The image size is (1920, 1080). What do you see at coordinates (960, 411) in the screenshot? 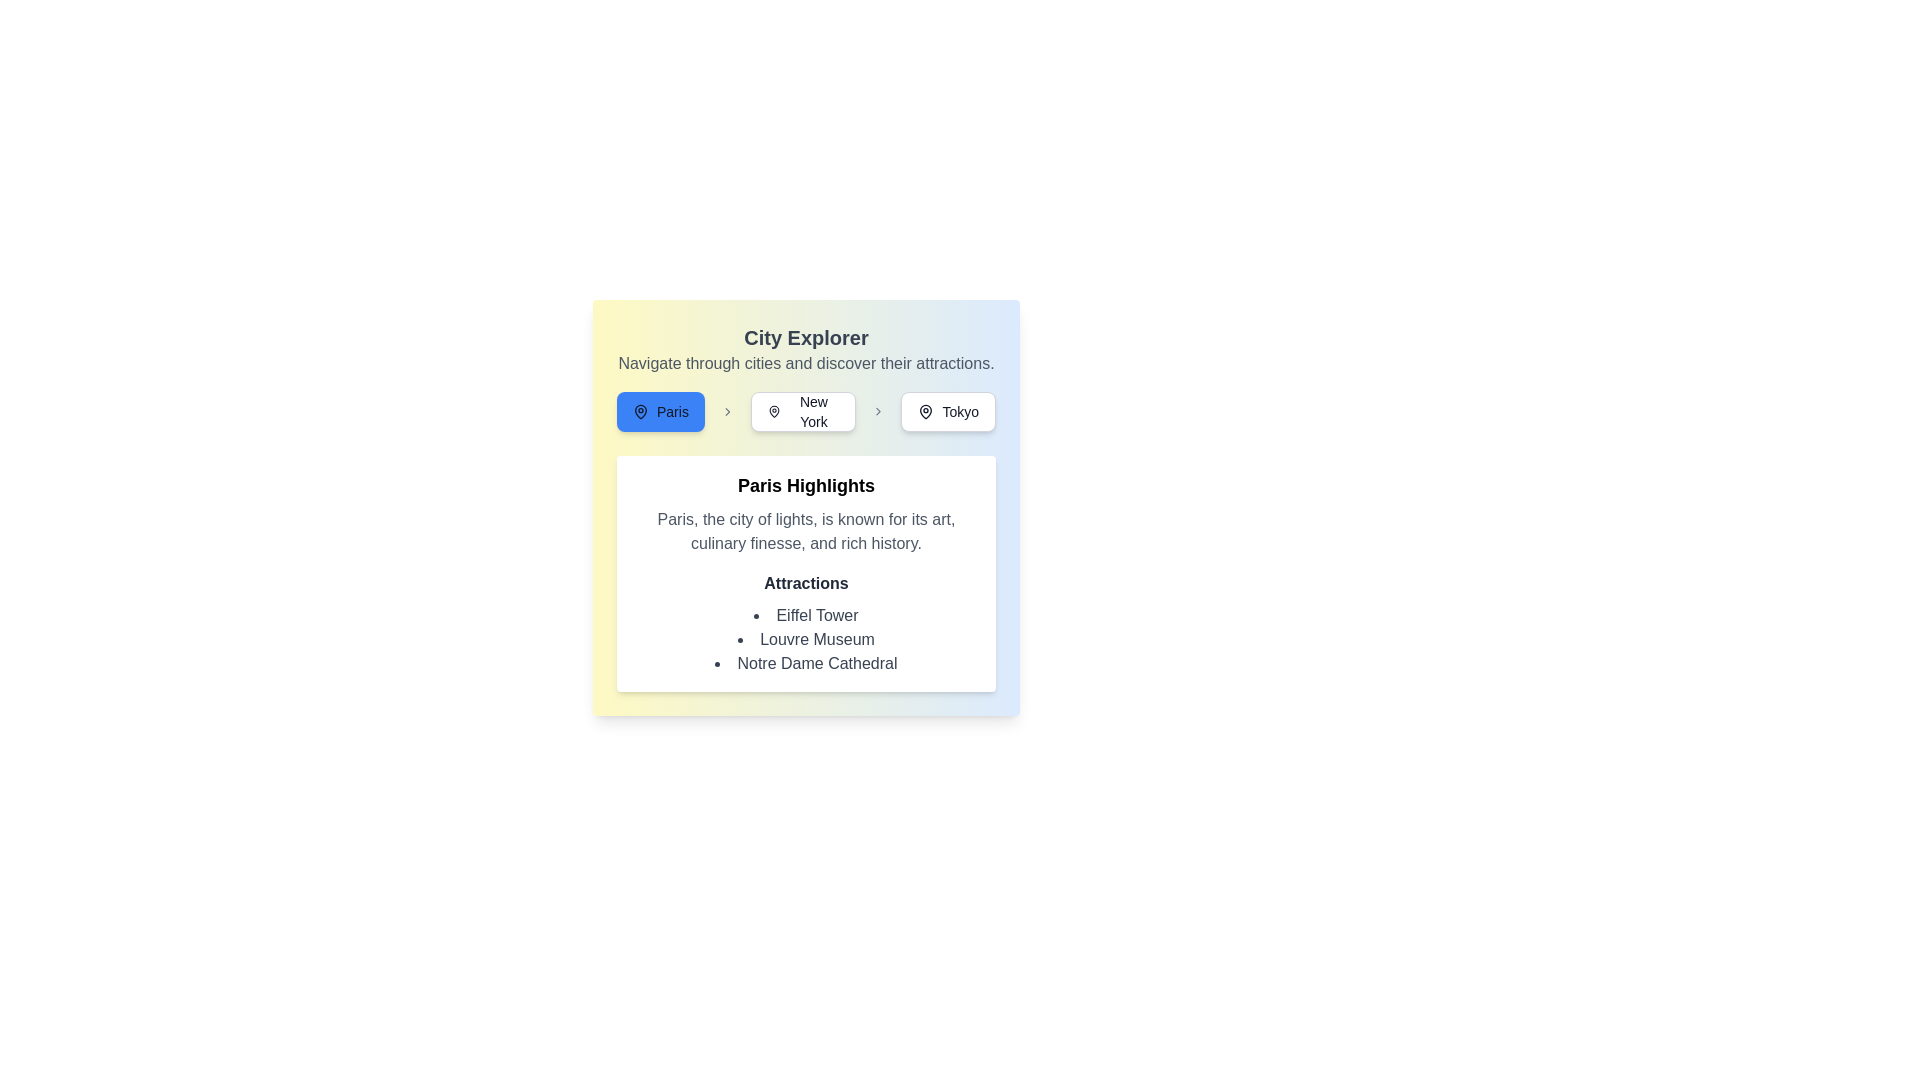
I see `the 'Tokyo' text label within the rightmost navigation button` at bounding box center [960, 411].